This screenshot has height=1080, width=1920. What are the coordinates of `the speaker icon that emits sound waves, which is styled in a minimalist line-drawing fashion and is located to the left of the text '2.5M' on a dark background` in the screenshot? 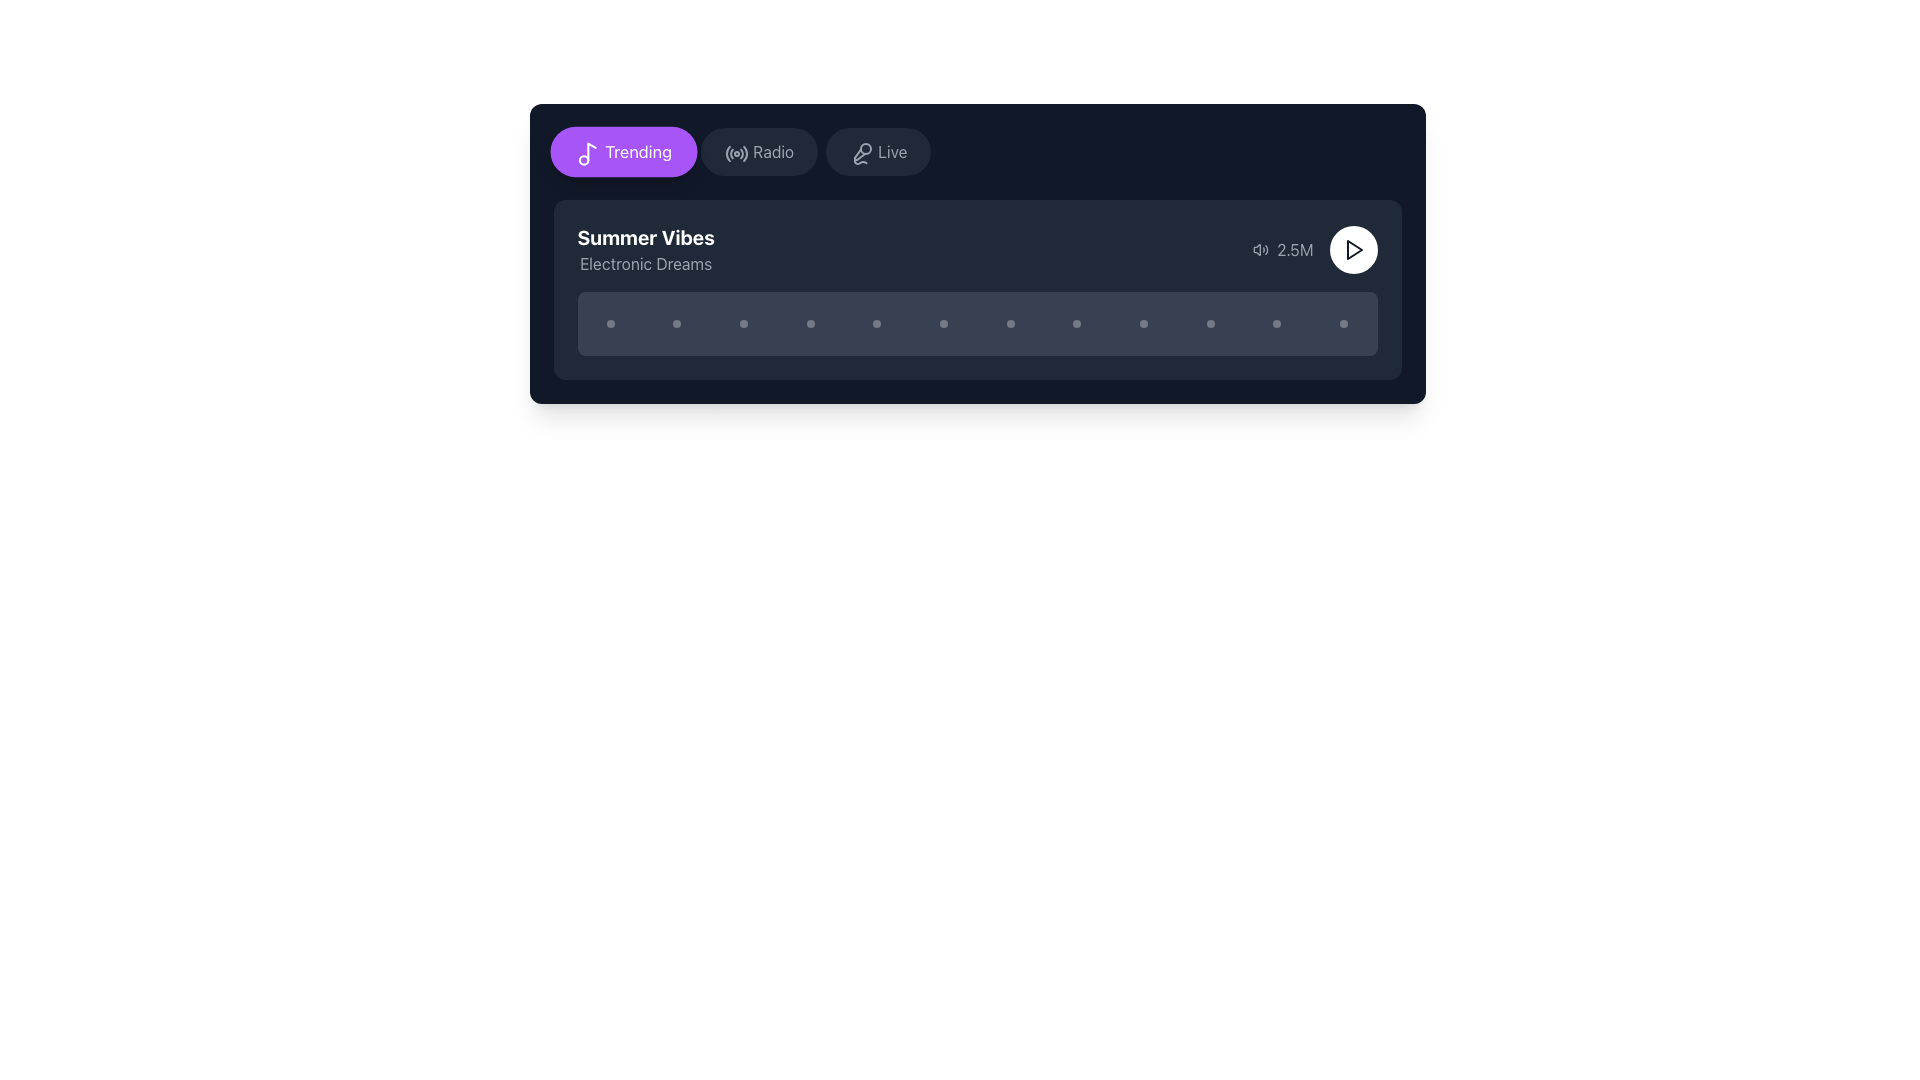 It's located at (1260, 249).